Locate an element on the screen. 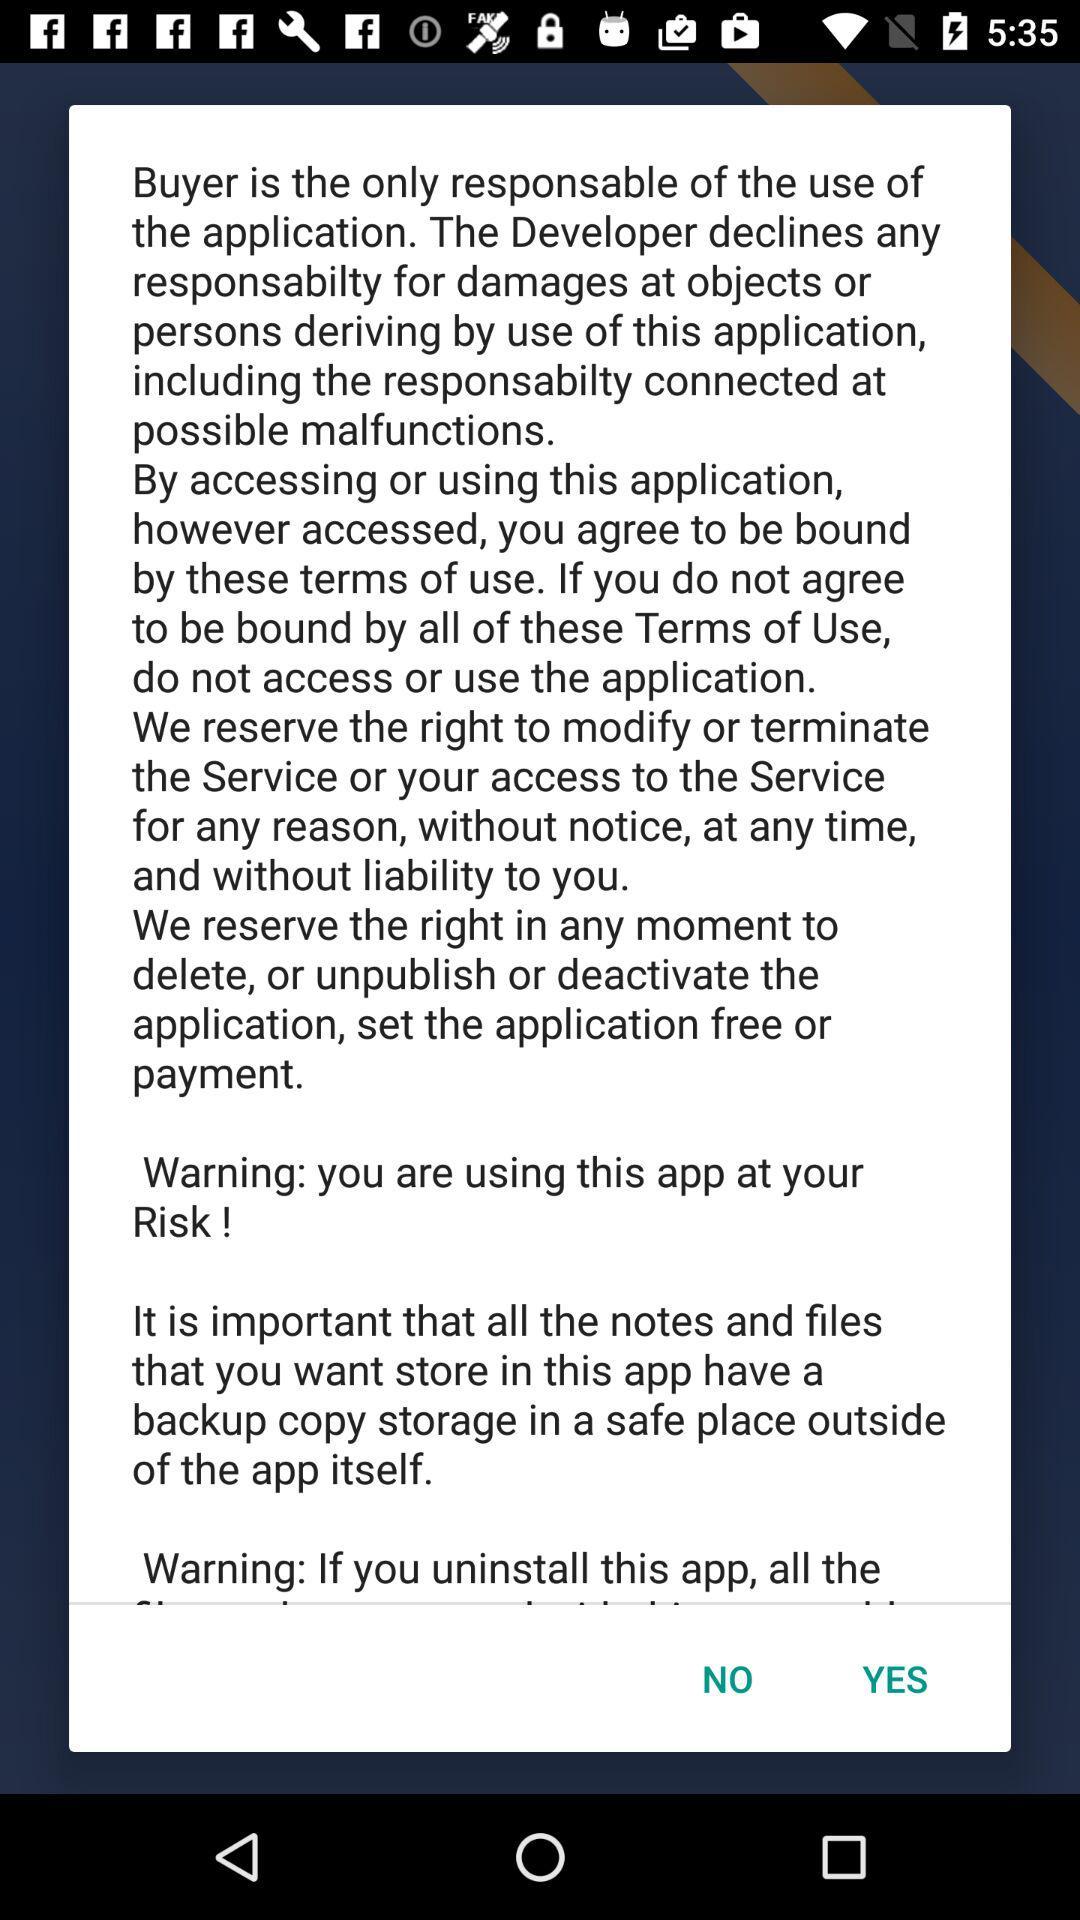  icon next to yes is located at coordinates (727, 1678).